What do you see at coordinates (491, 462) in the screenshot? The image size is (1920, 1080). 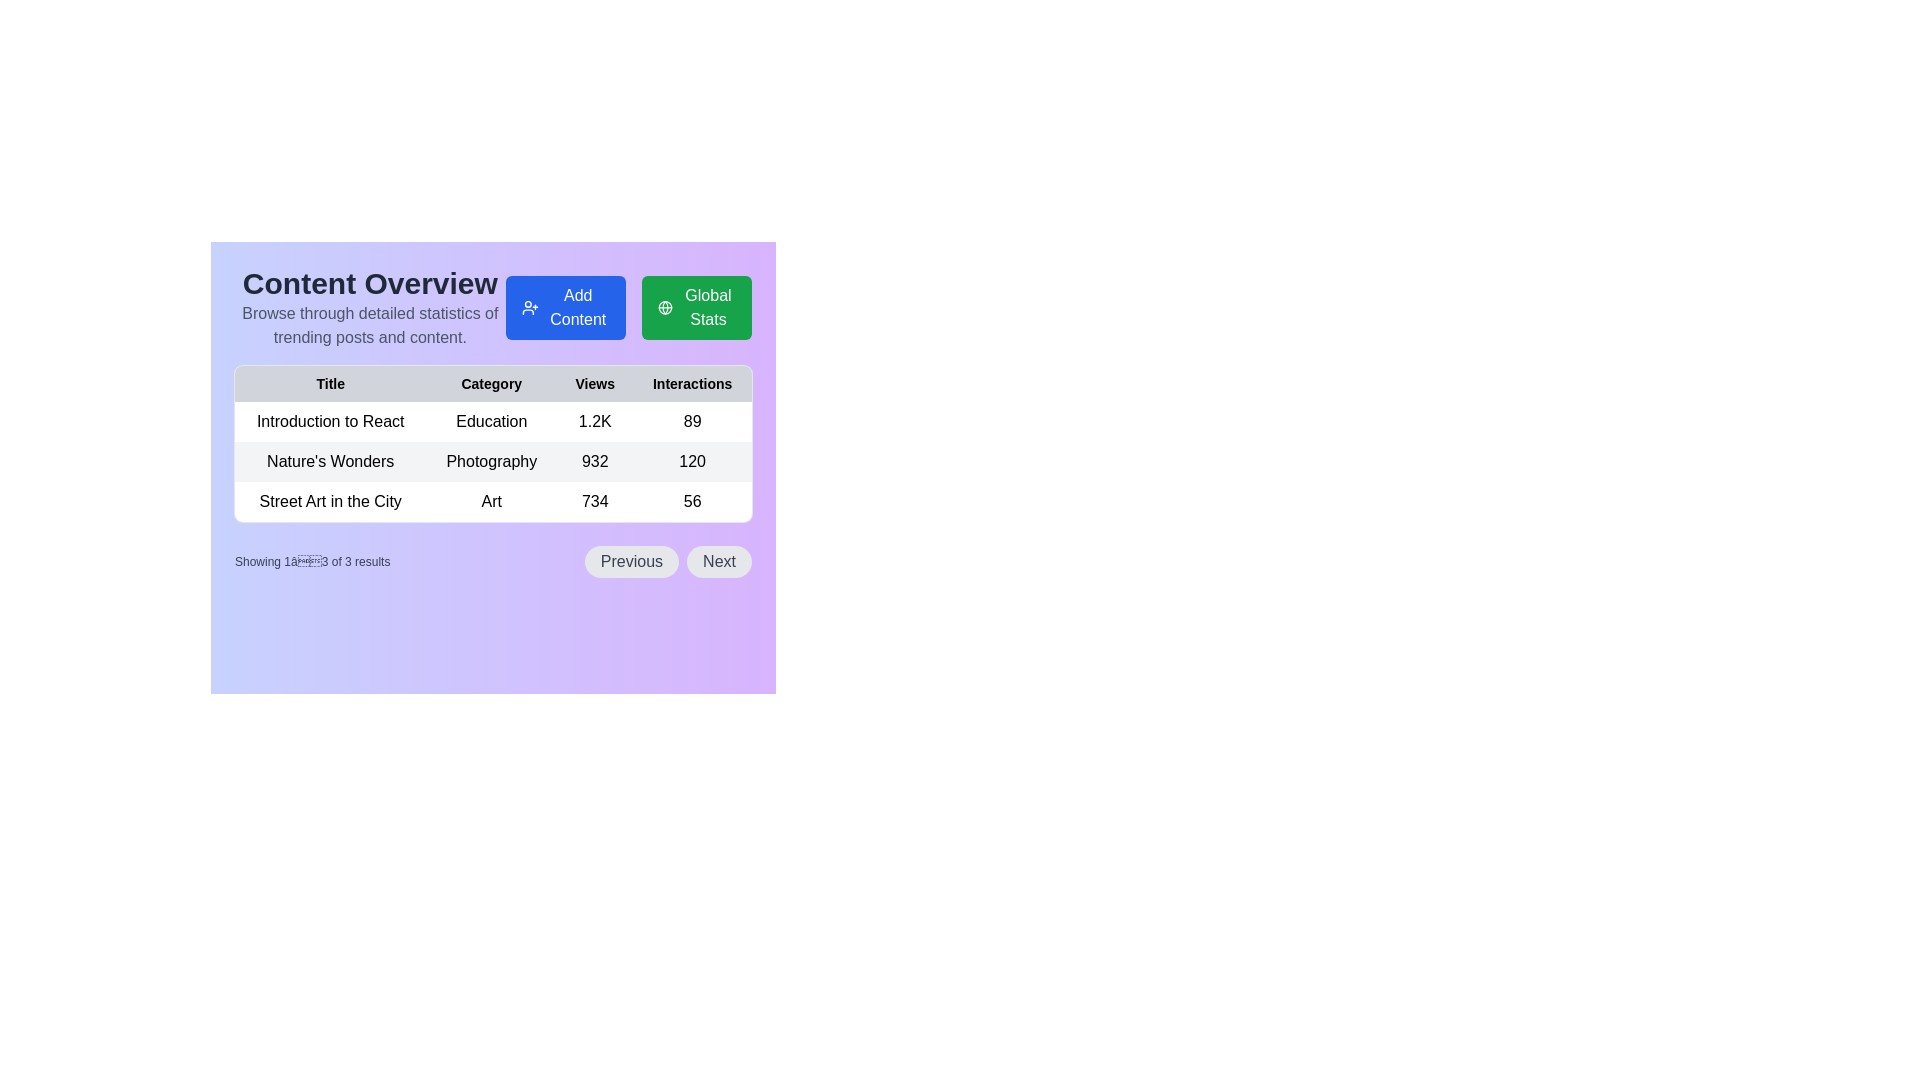 I see `the text label displaying 'Photography' which is located under the 'Category' column in the data table, positioned to the right of 'Nature's Wonders'` at bounding box center [491, 462].